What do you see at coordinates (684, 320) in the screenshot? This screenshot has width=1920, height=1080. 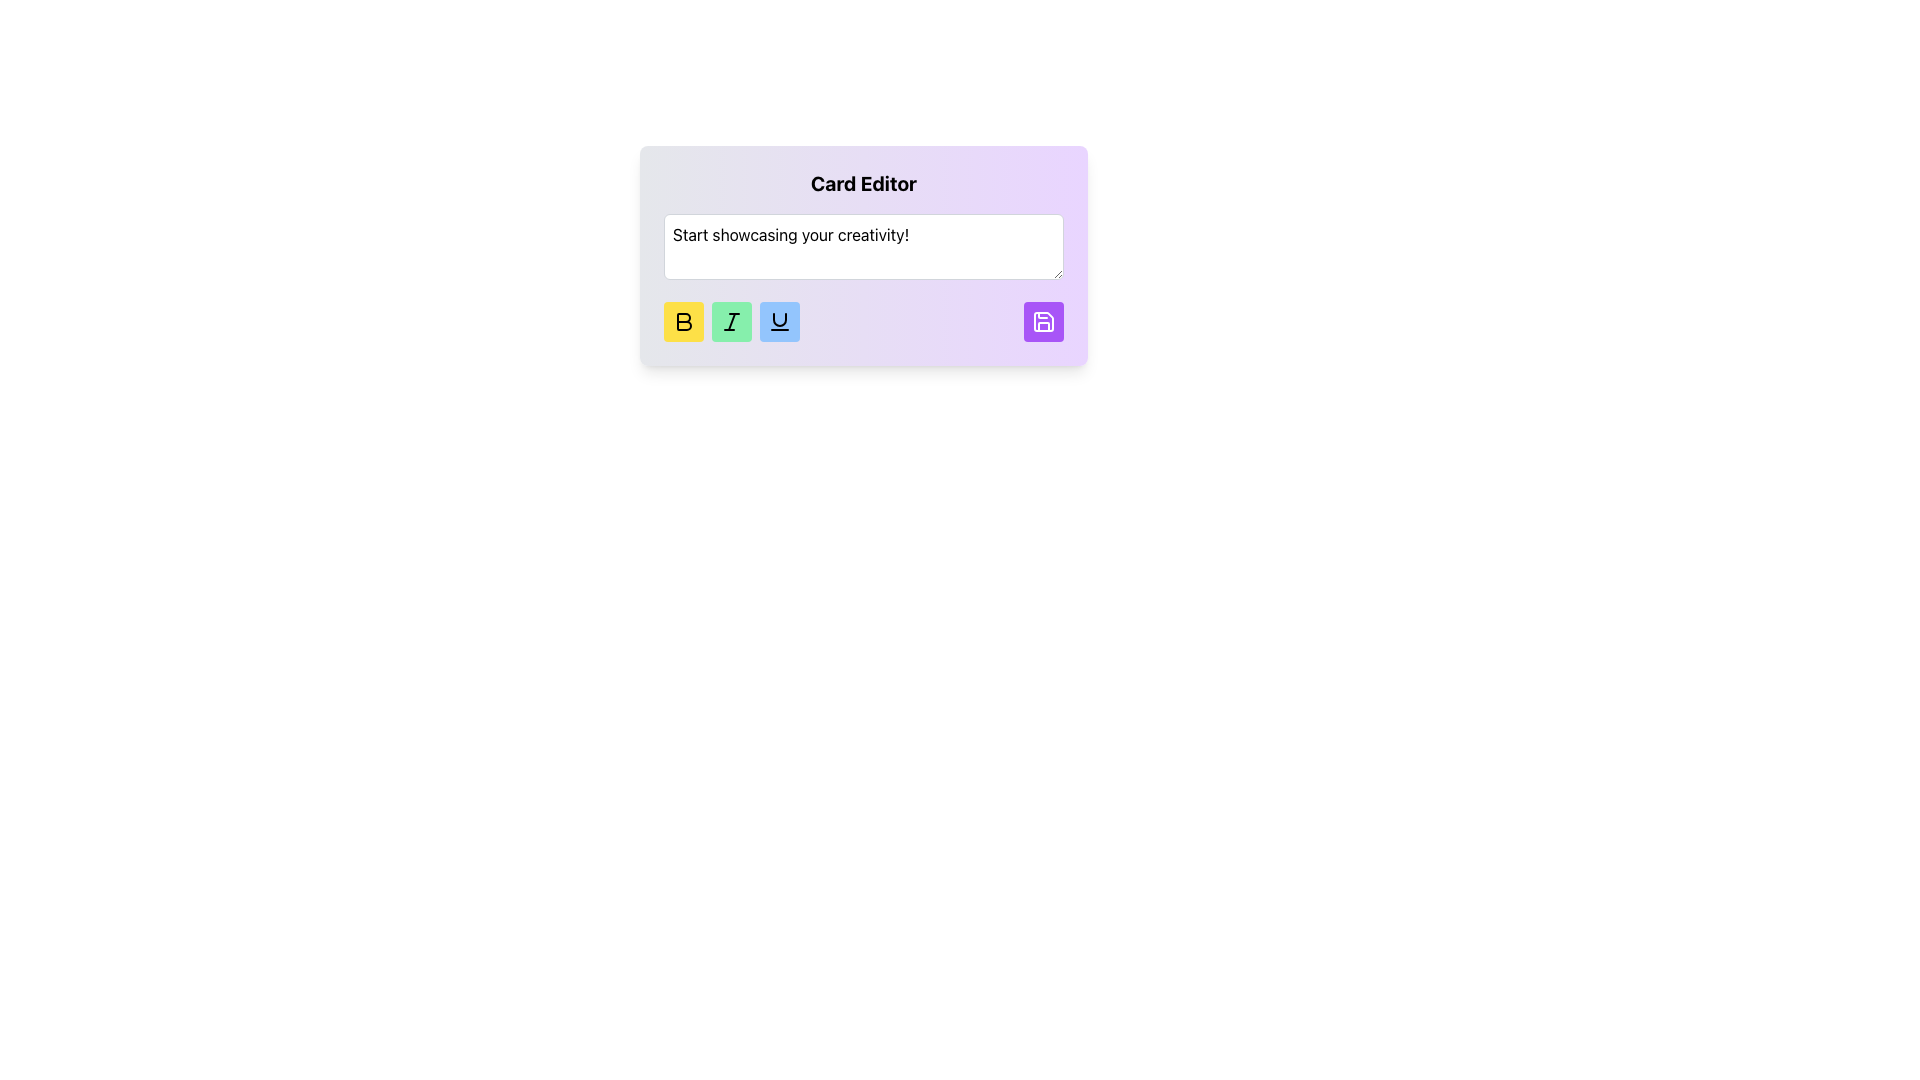 I see `the bold formatting icon button located in the toolbar below the text input field` at bounding box center [684, 320].